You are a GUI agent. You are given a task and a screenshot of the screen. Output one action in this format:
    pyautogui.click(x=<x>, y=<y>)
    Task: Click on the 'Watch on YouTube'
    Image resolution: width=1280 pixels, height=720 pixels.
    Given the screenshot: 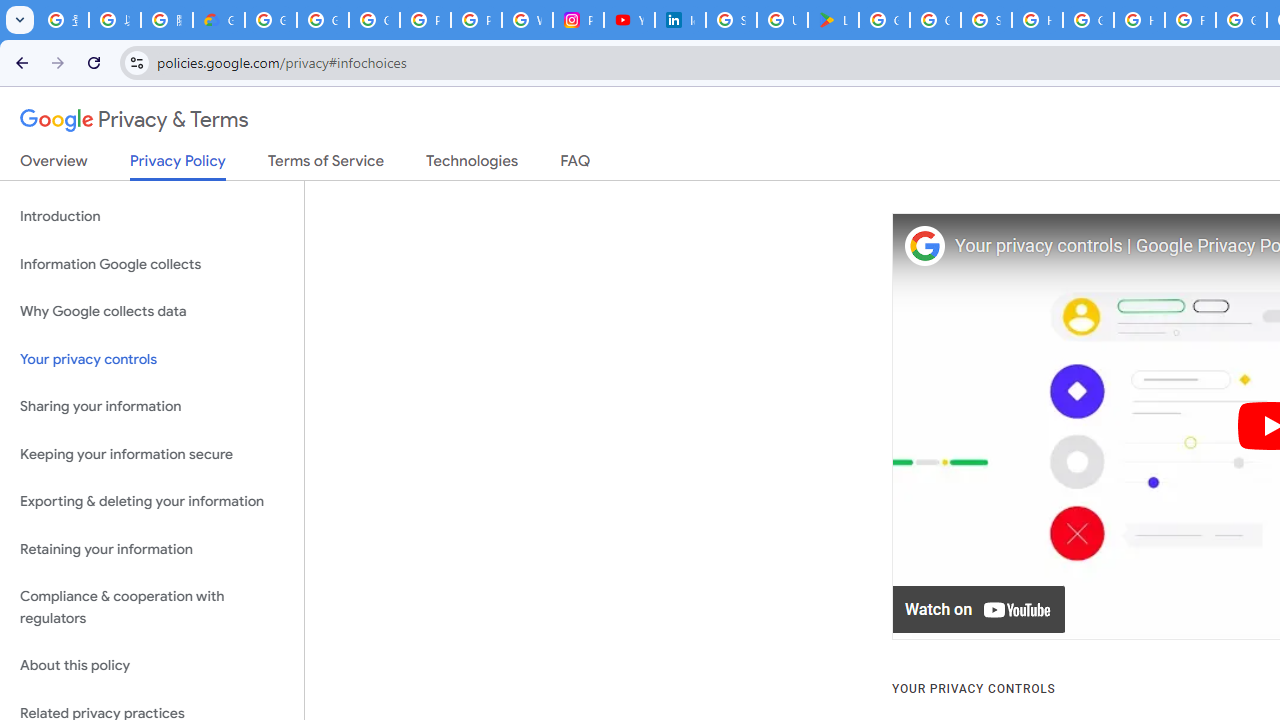 What is the action you would take?
    pyautogui.click(x=979, y=609)
    